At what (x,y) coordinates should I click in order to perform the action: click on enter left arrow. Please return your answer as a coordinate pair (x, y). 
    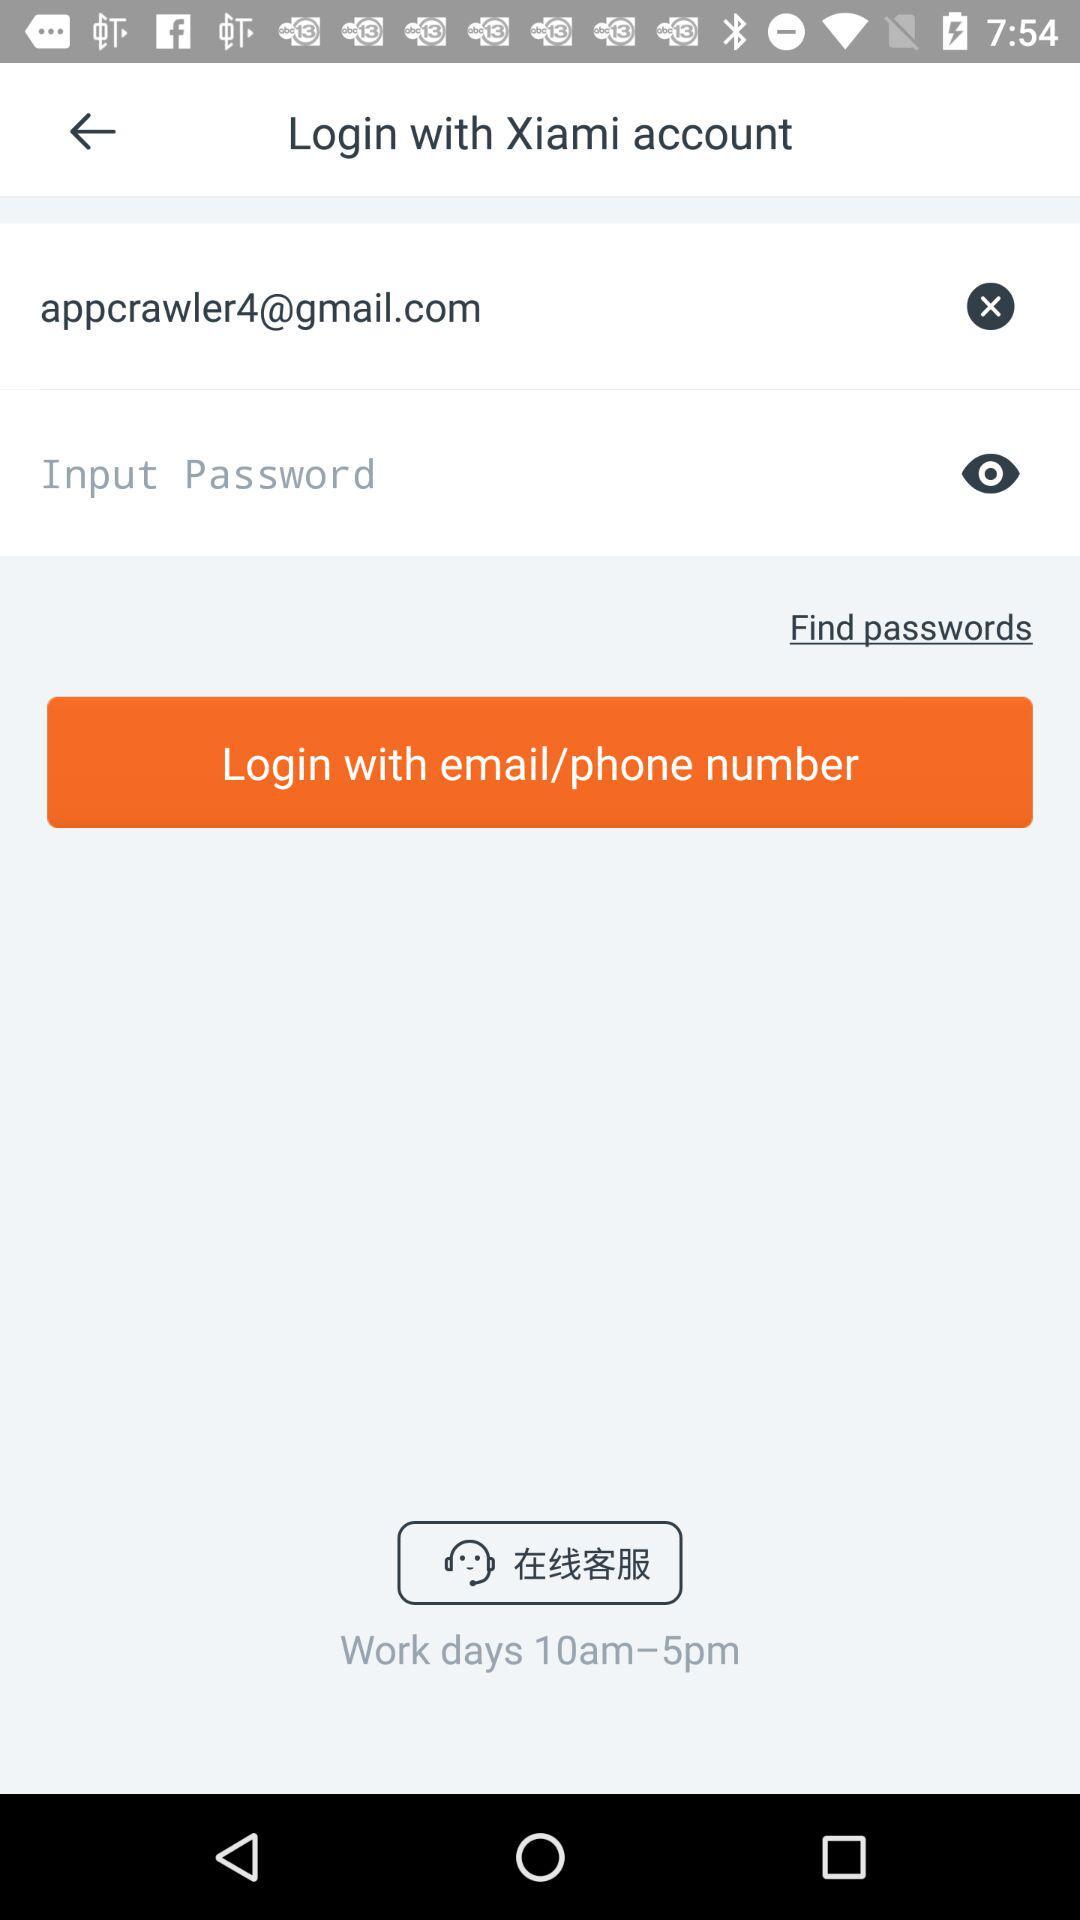
    Looking at the image, I should click on (92, 129).